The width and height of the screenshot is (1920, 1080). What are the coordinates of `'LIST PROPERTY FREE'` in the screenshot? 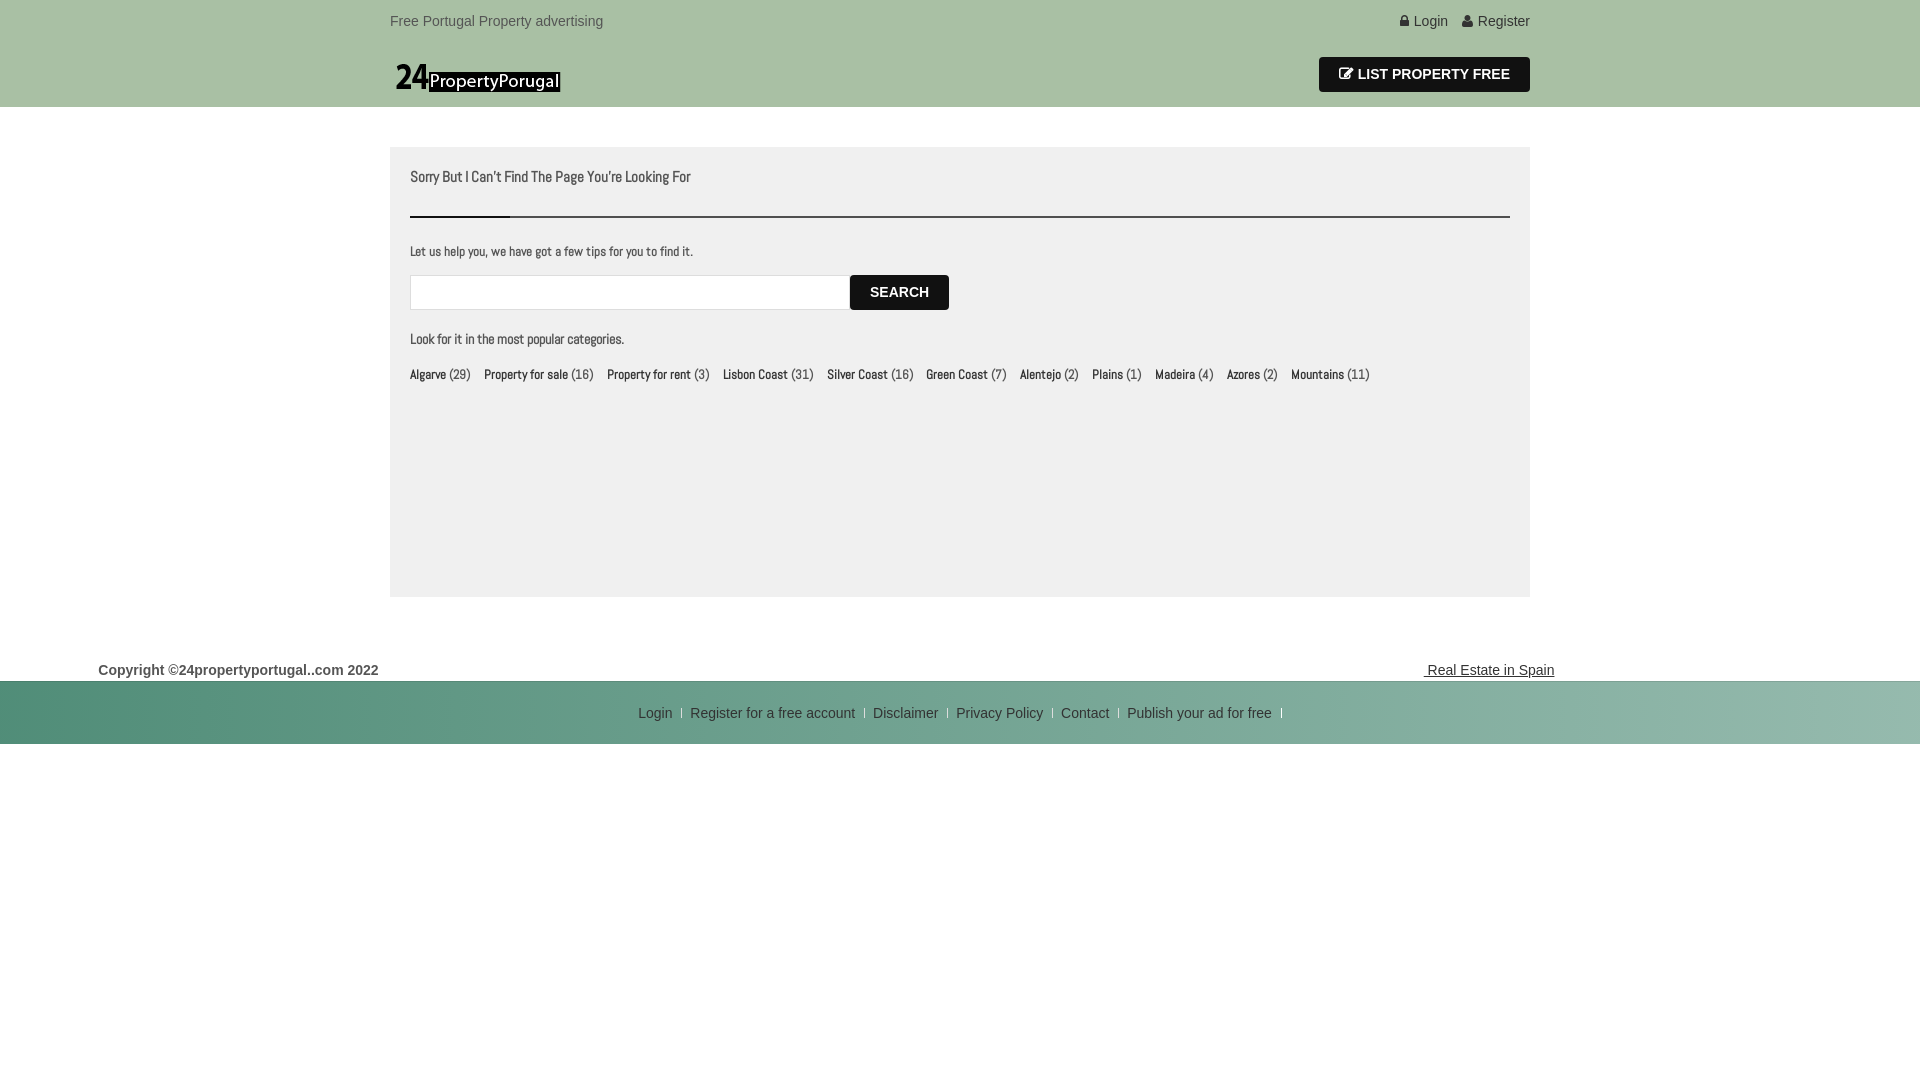 It's located at (1423, 73).